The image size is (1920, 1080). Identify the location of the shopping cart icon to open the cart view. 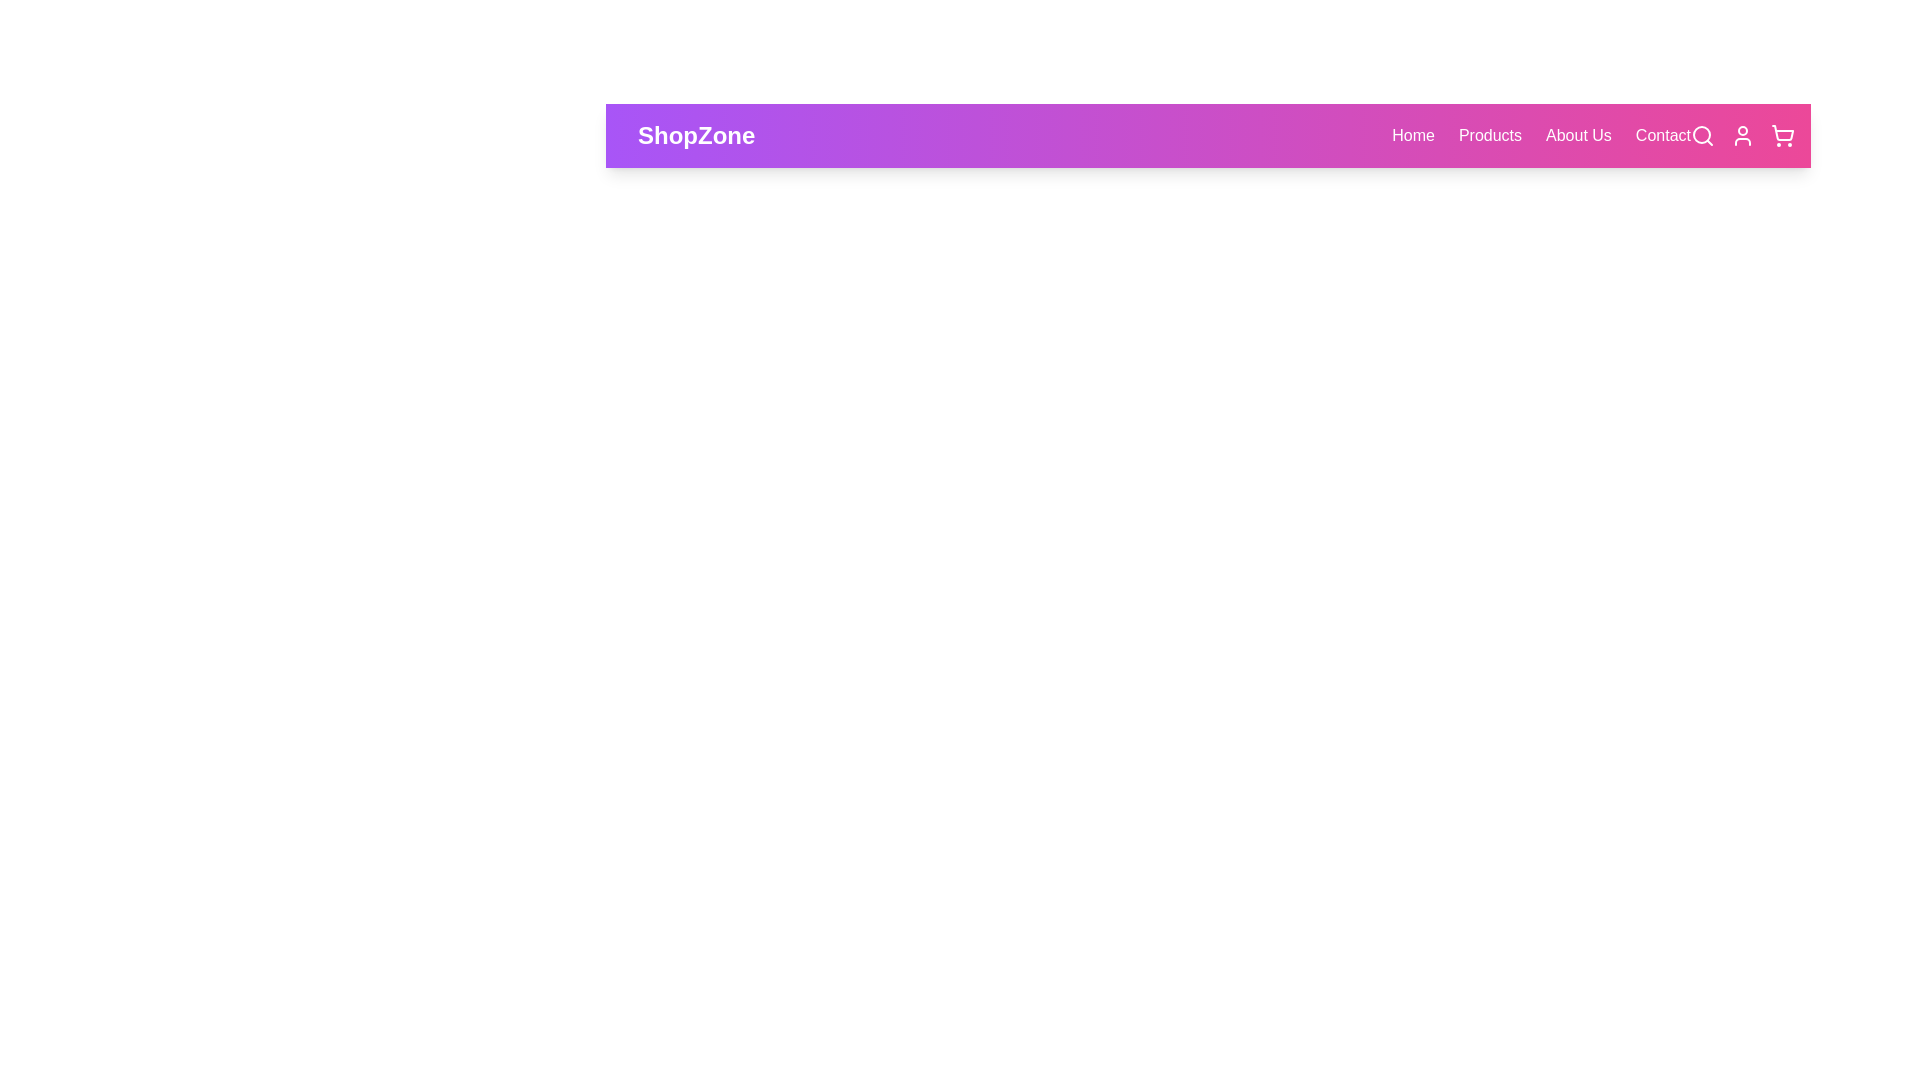
(1782, 135).